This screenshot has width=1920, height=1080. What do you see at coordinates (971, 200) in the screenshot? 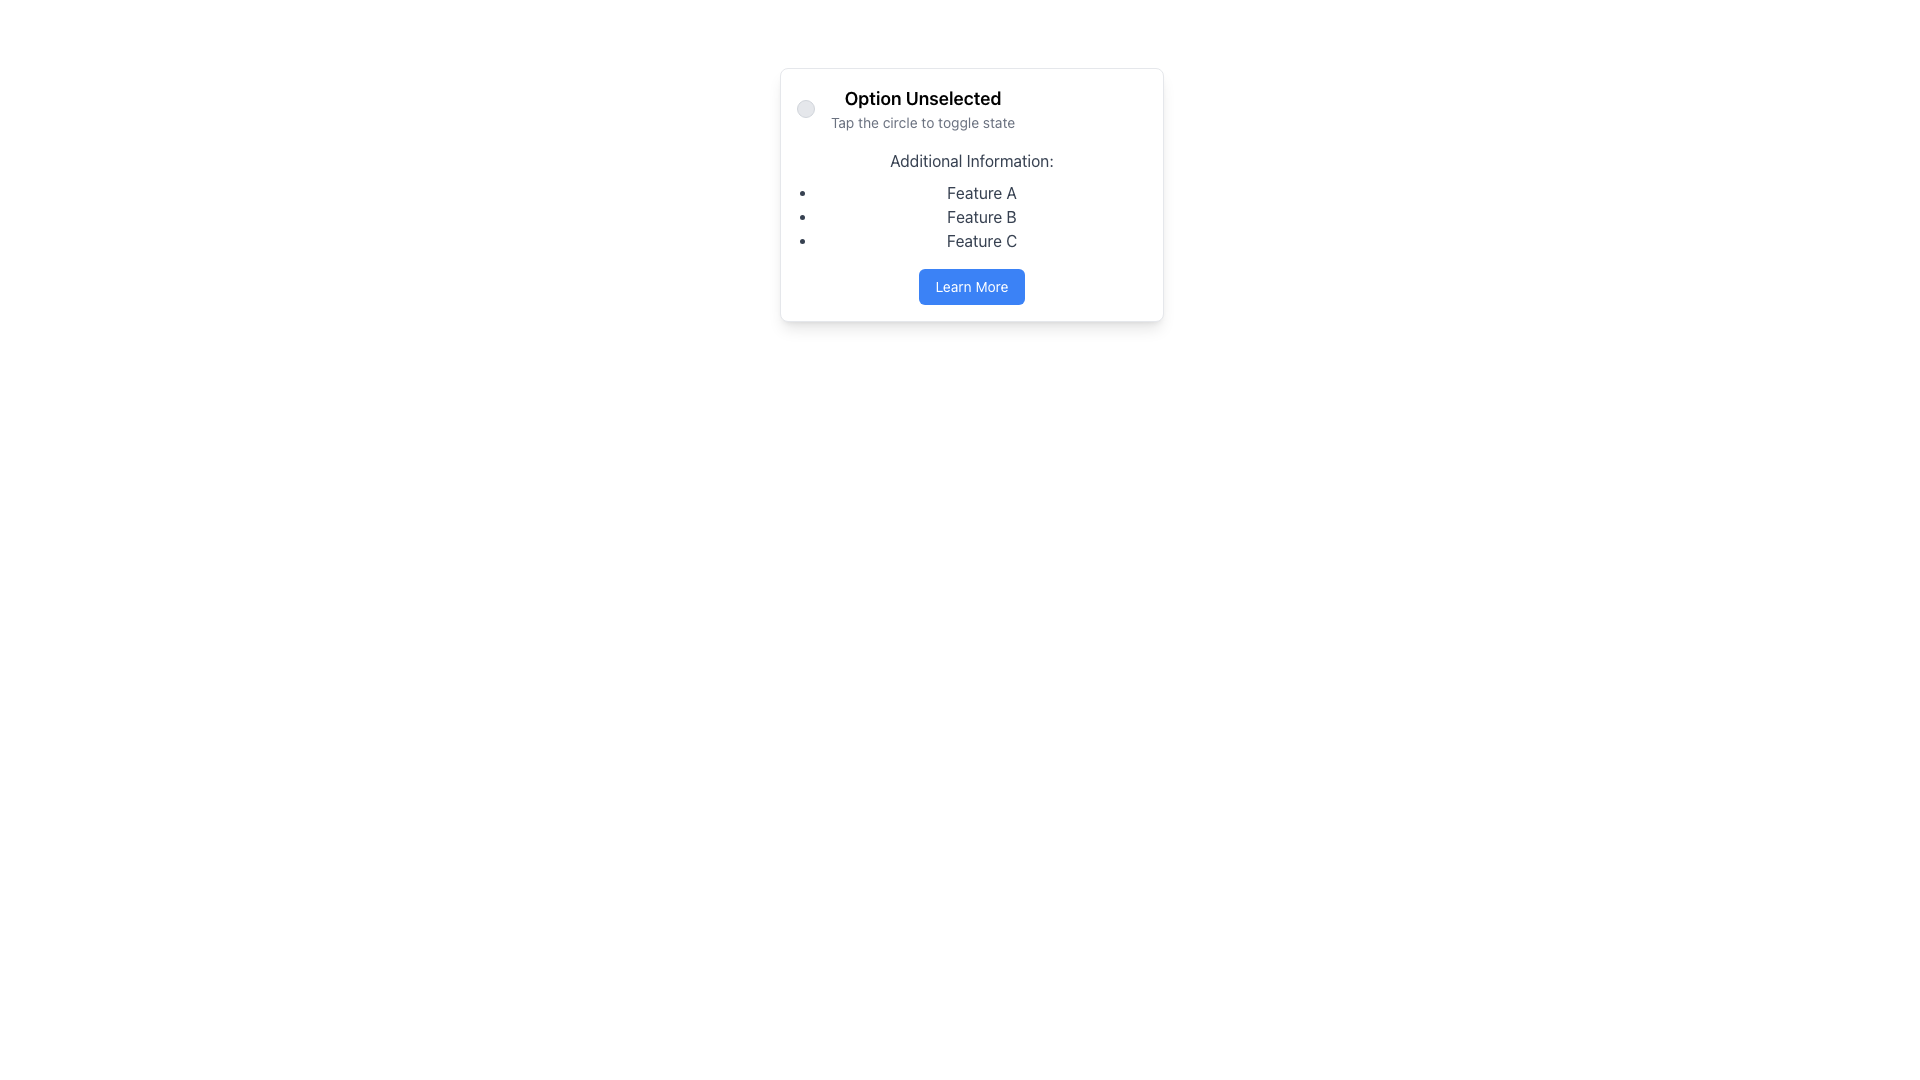
I see `the Text element that contains the heading 'Additional Information' and a list of key features, located between the 'Tap the circle to toggle state' text and the 'Learn More' button` at bounding box center [971, 200].